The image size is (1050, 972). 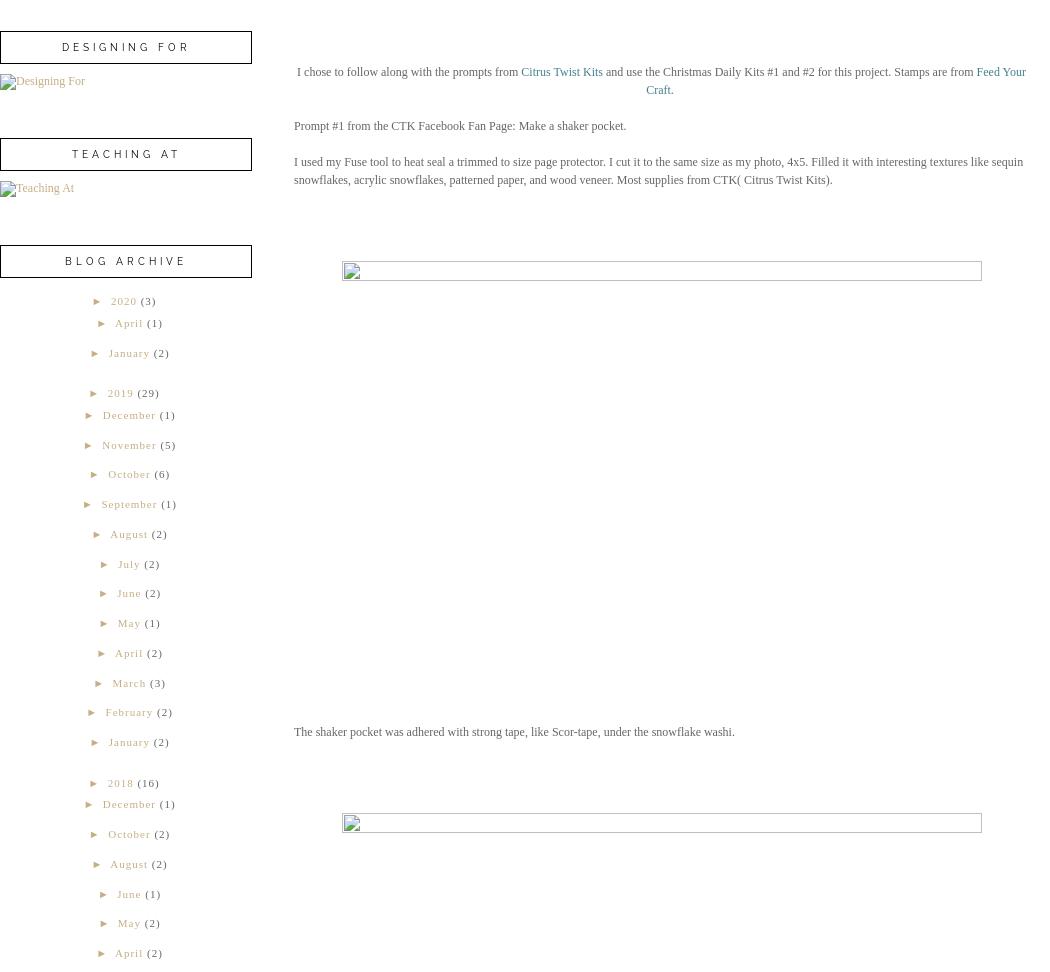 I want to click on '(16)', so click(x=147, y=781).